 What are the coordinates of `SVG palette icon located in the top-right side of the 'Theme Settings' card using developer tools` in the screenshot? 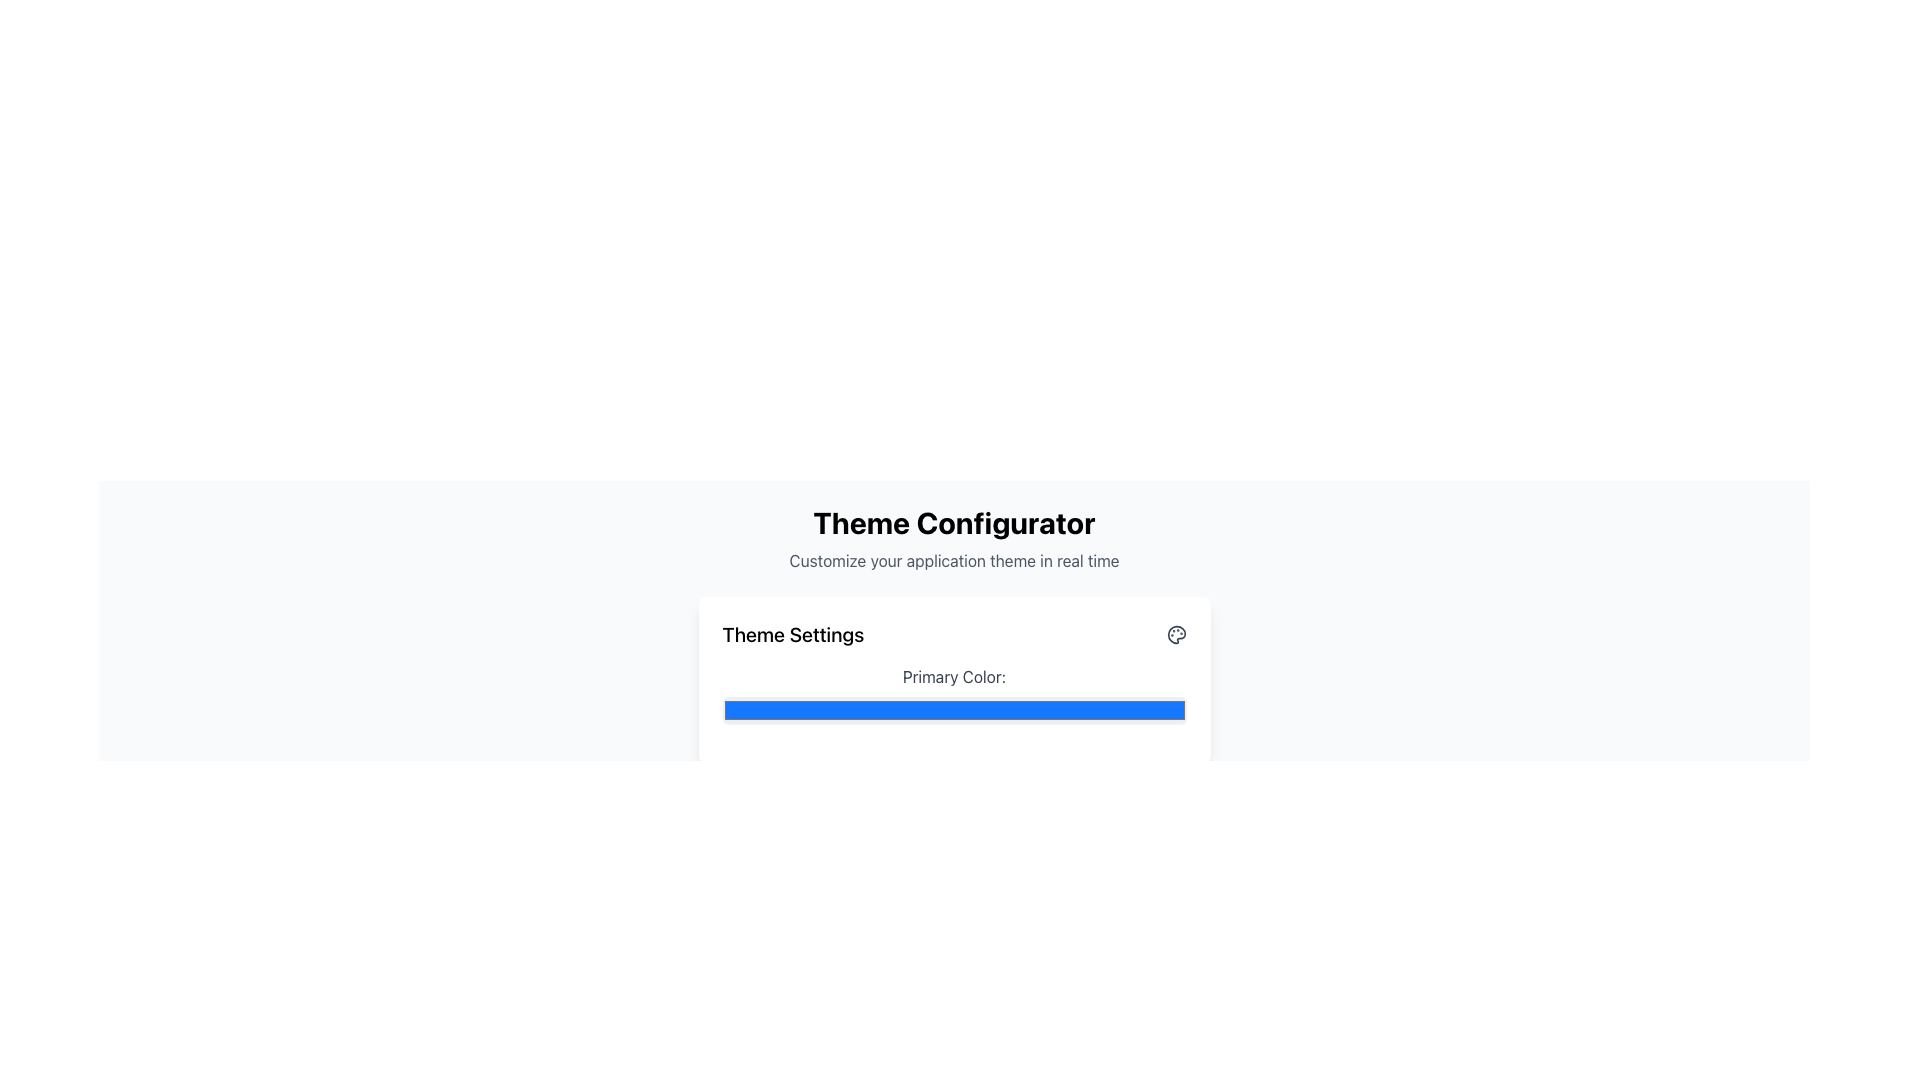 It's located at (1176, 635).